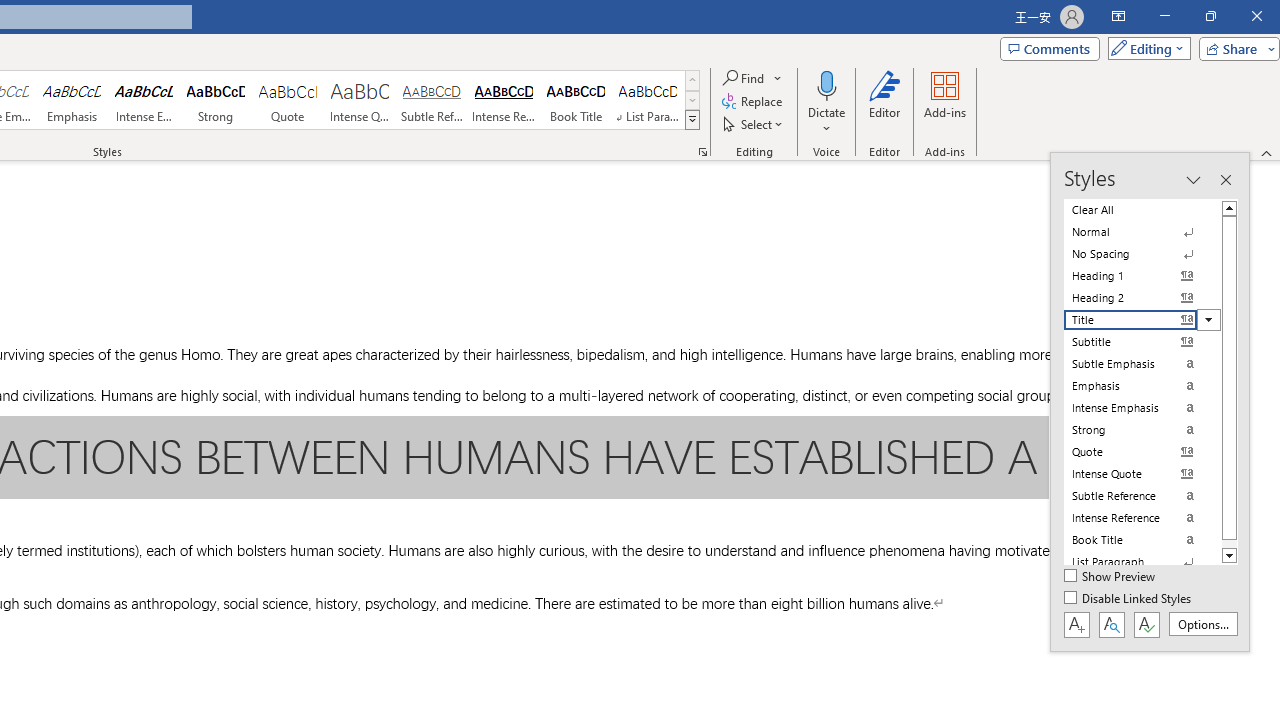  Describe the element at coordinates (1142, 231) in the screenshot. I see `'Normal'` at that location.